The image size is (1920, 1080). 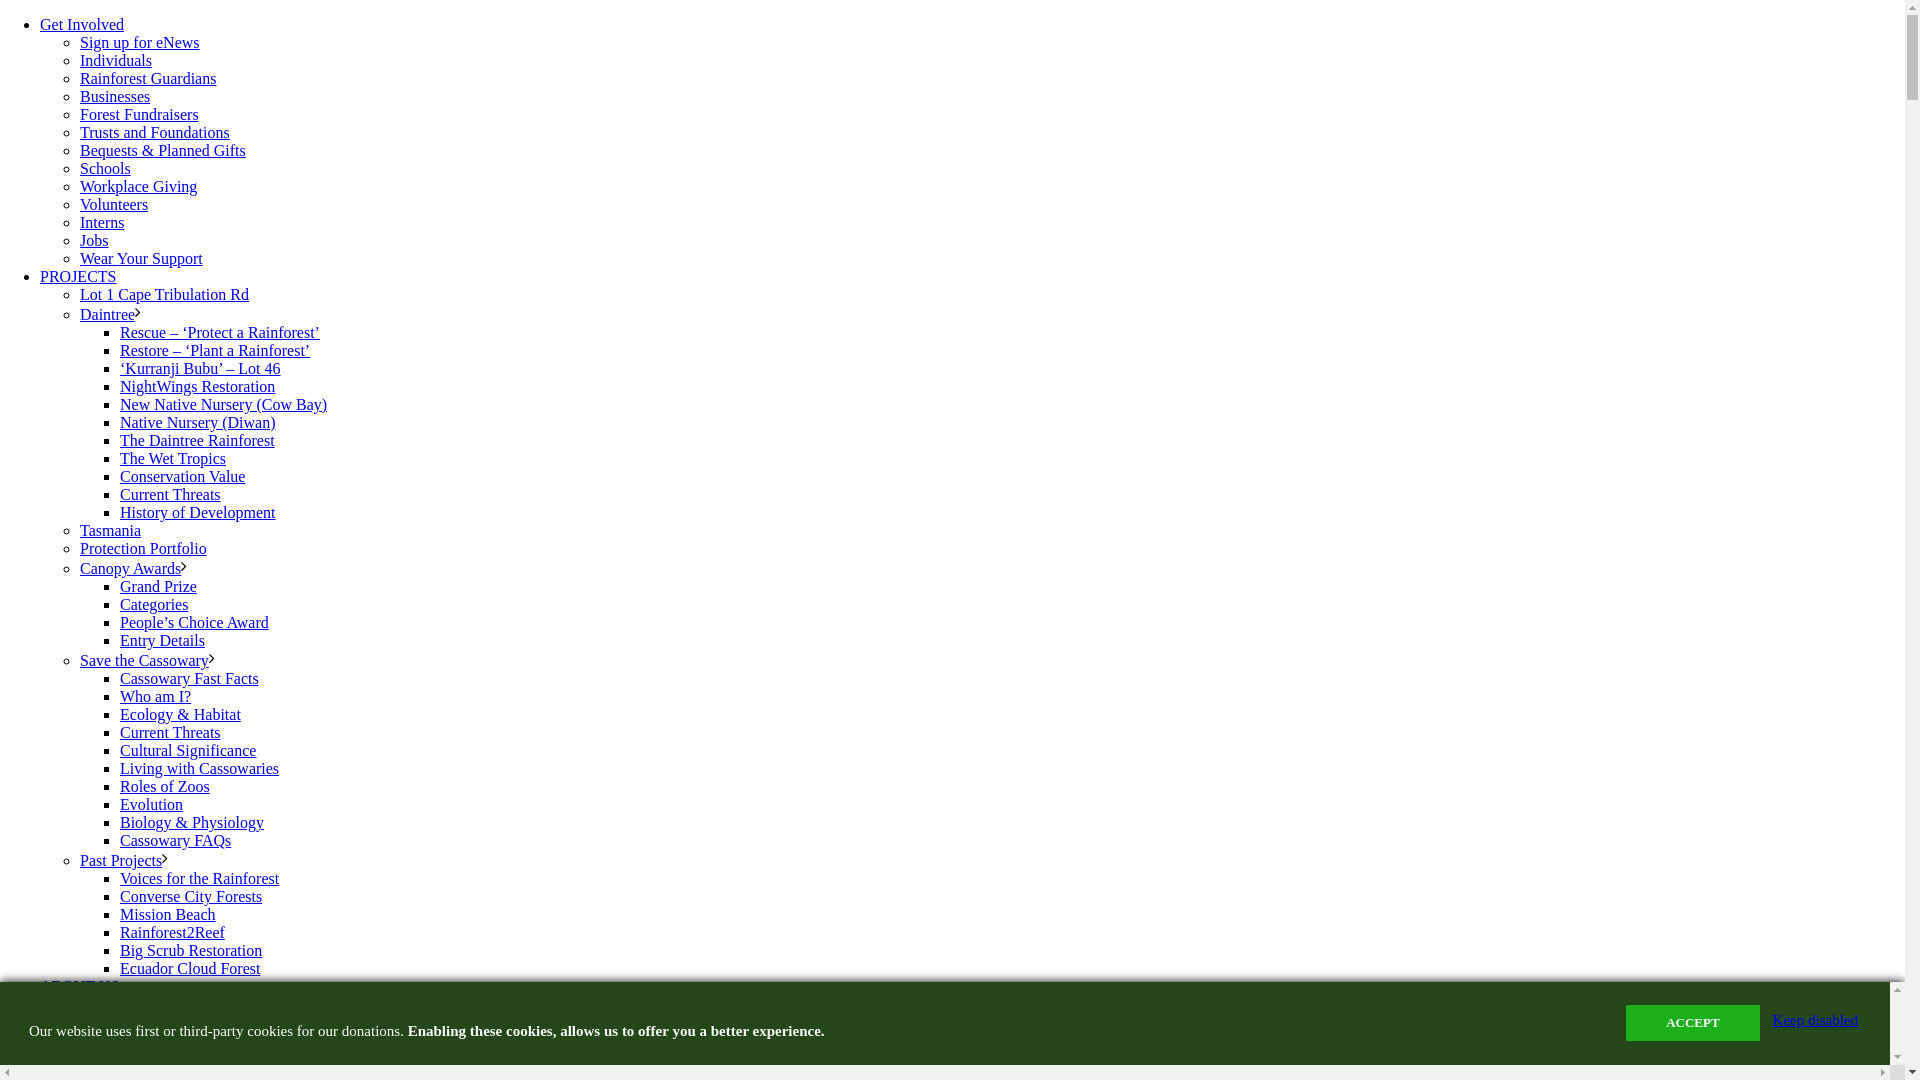 What do you see at coordinates (138, 1035) in the screenshot?
I see `'Board of Directors'` at bounding box center [138, 1035].